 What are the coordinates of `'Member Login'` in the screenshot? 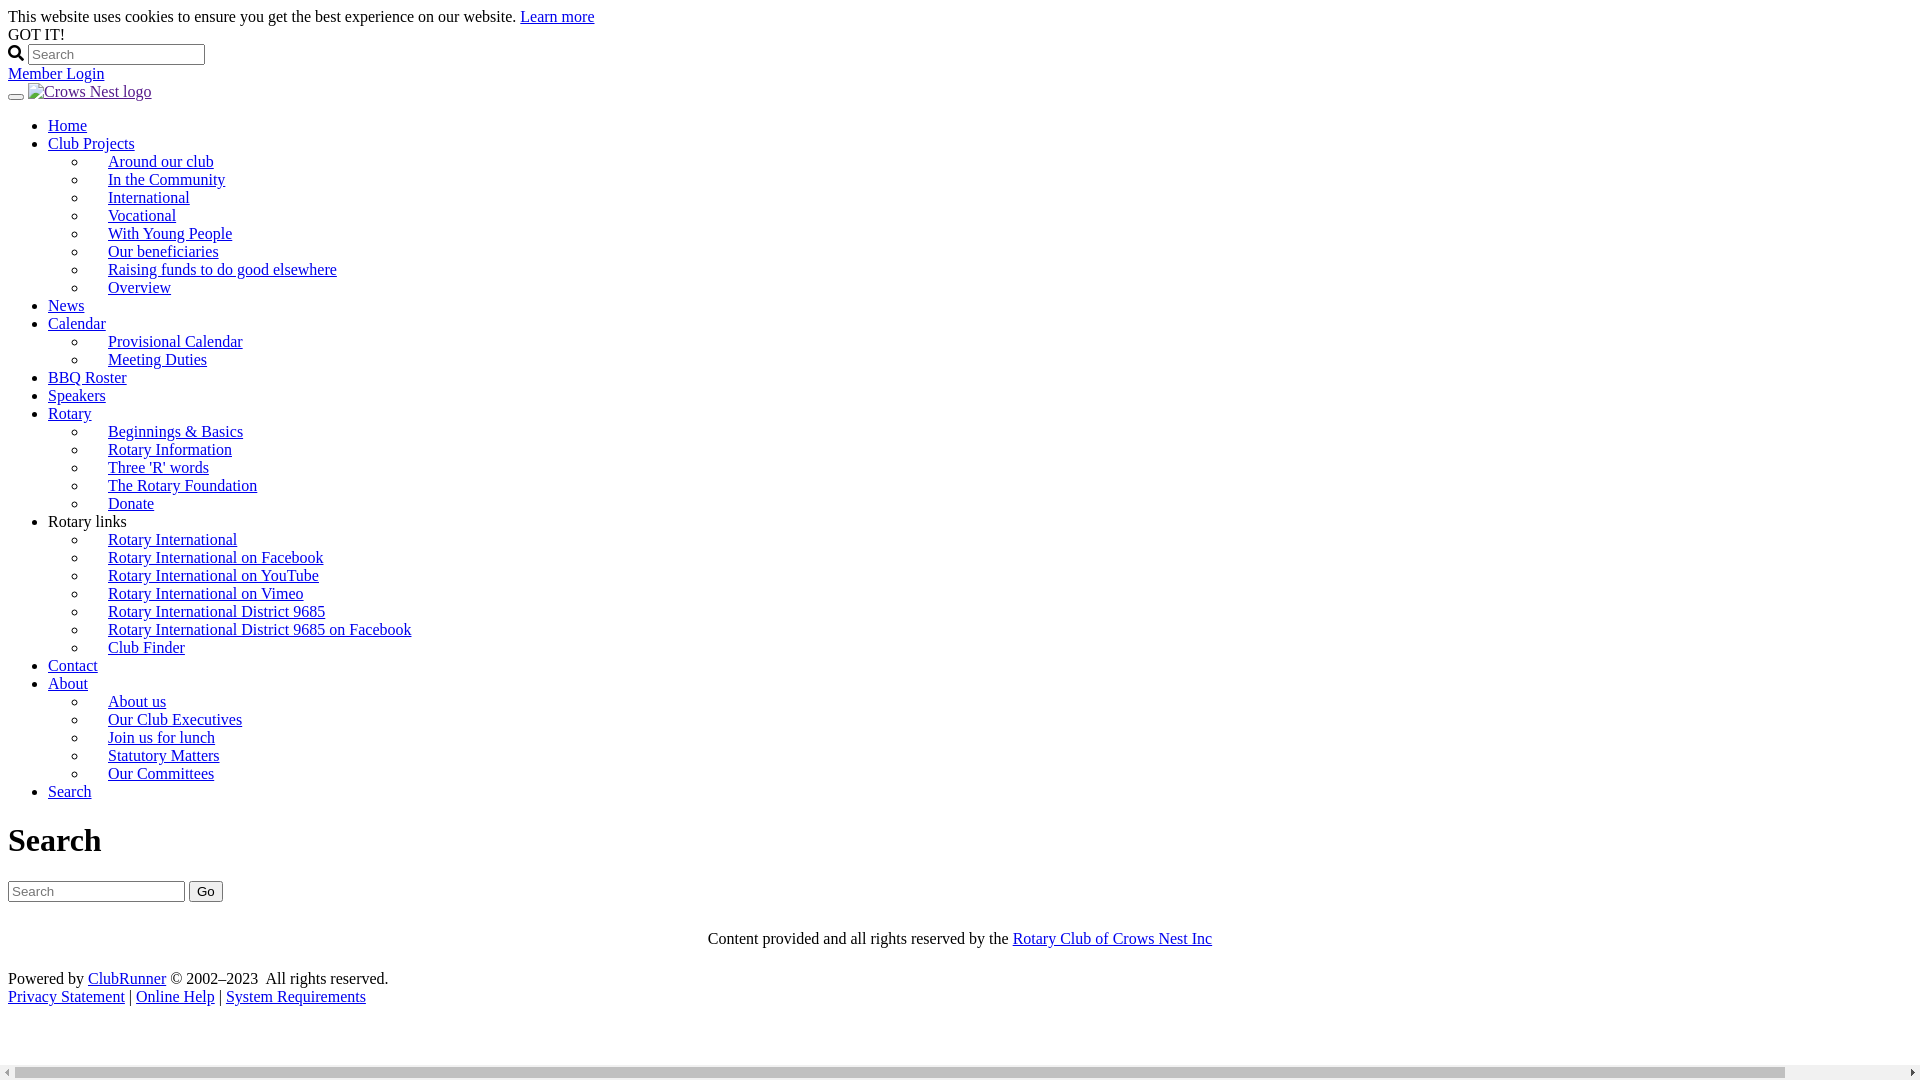 It's located at (56, 72).